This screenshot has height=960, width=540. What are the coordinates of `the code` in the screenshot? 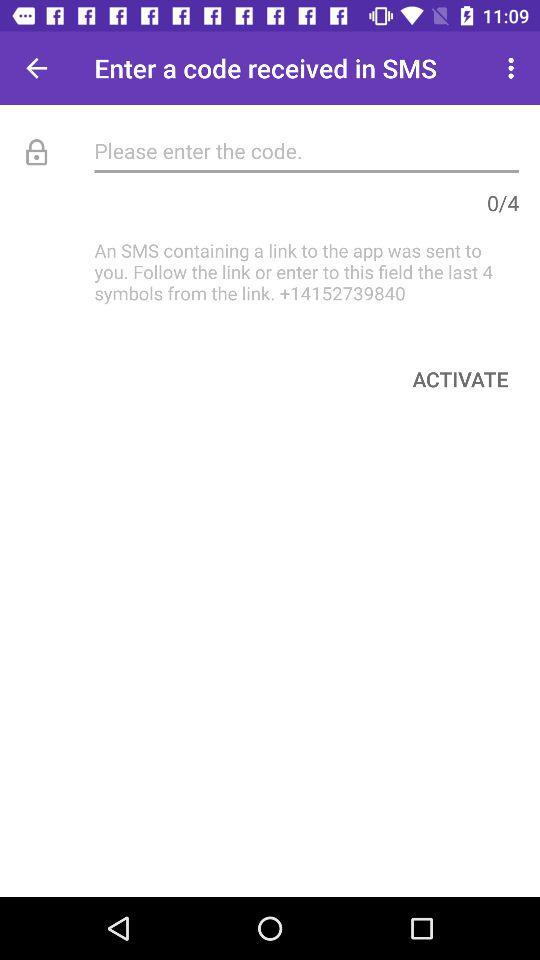 It's located at (306, 149).